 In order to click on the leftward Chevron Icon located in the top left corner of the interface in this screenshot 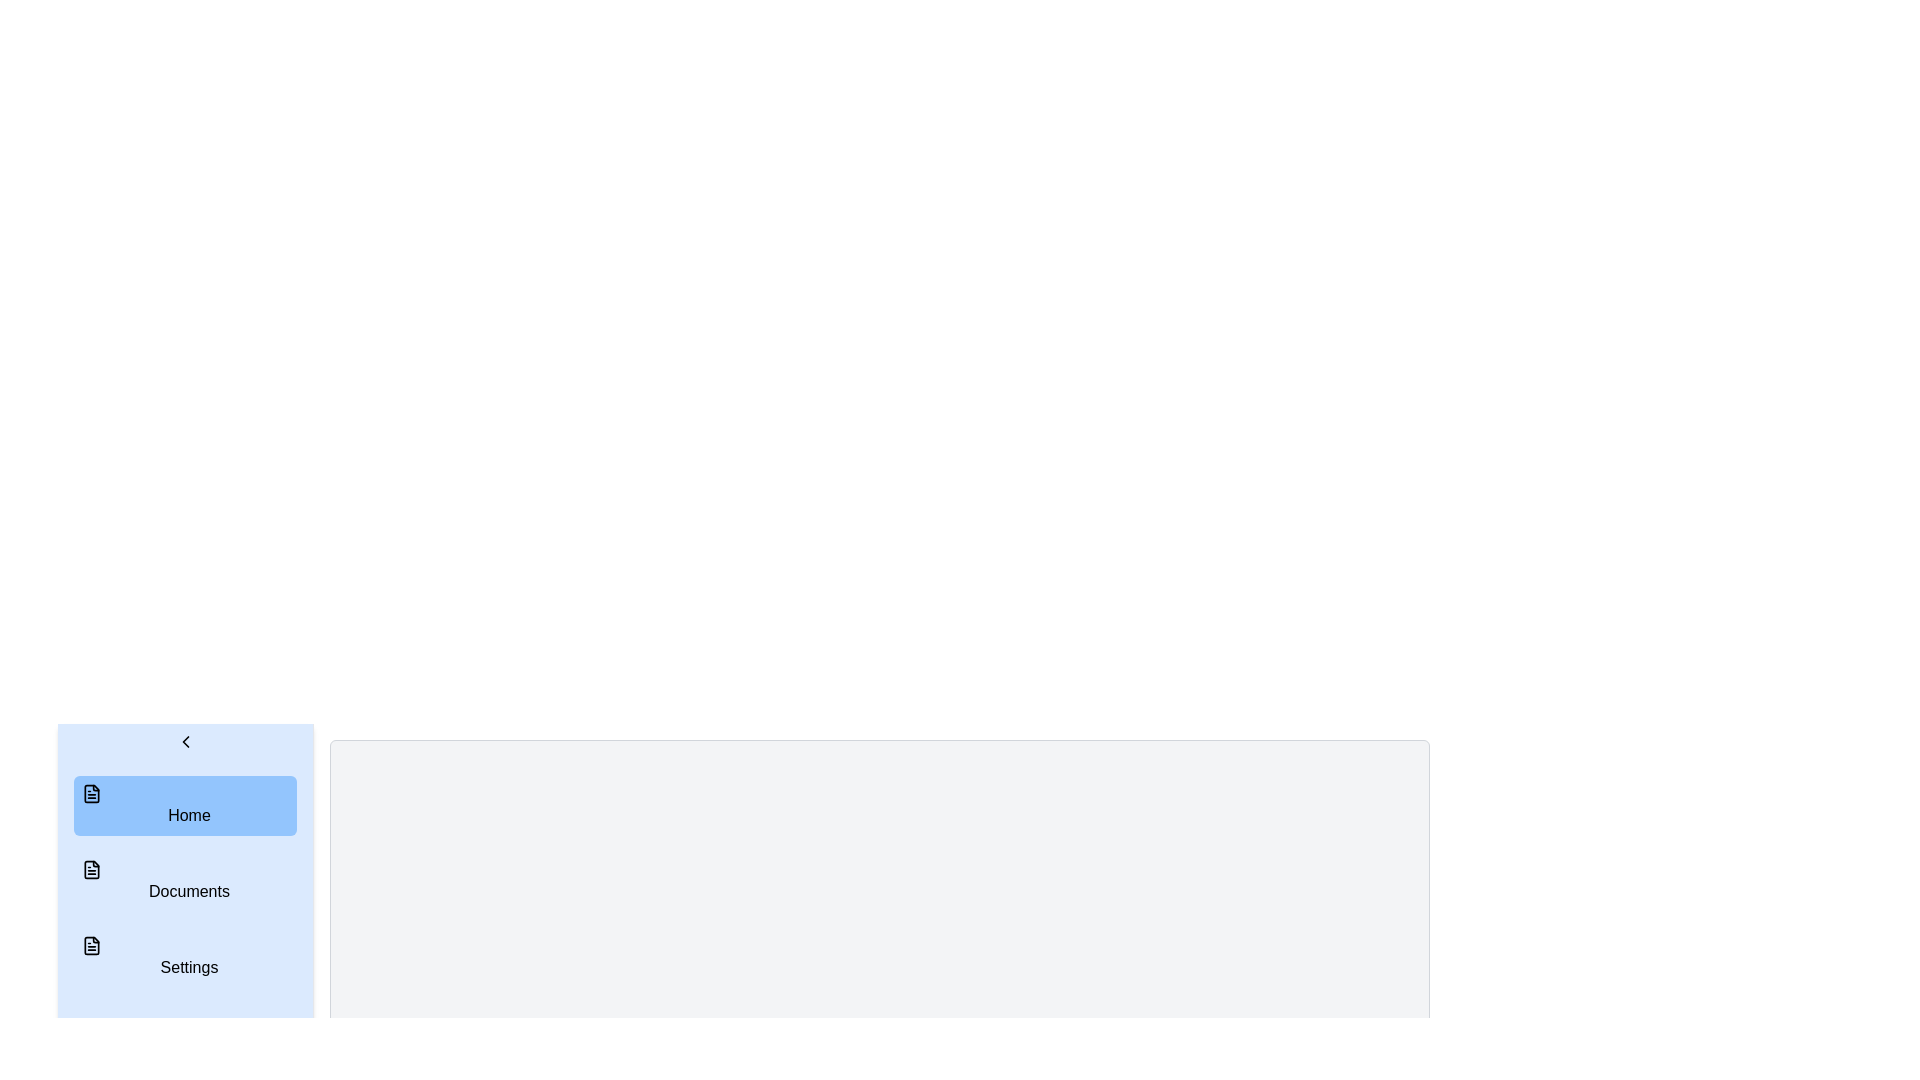, I will do `click(185, 741)`.